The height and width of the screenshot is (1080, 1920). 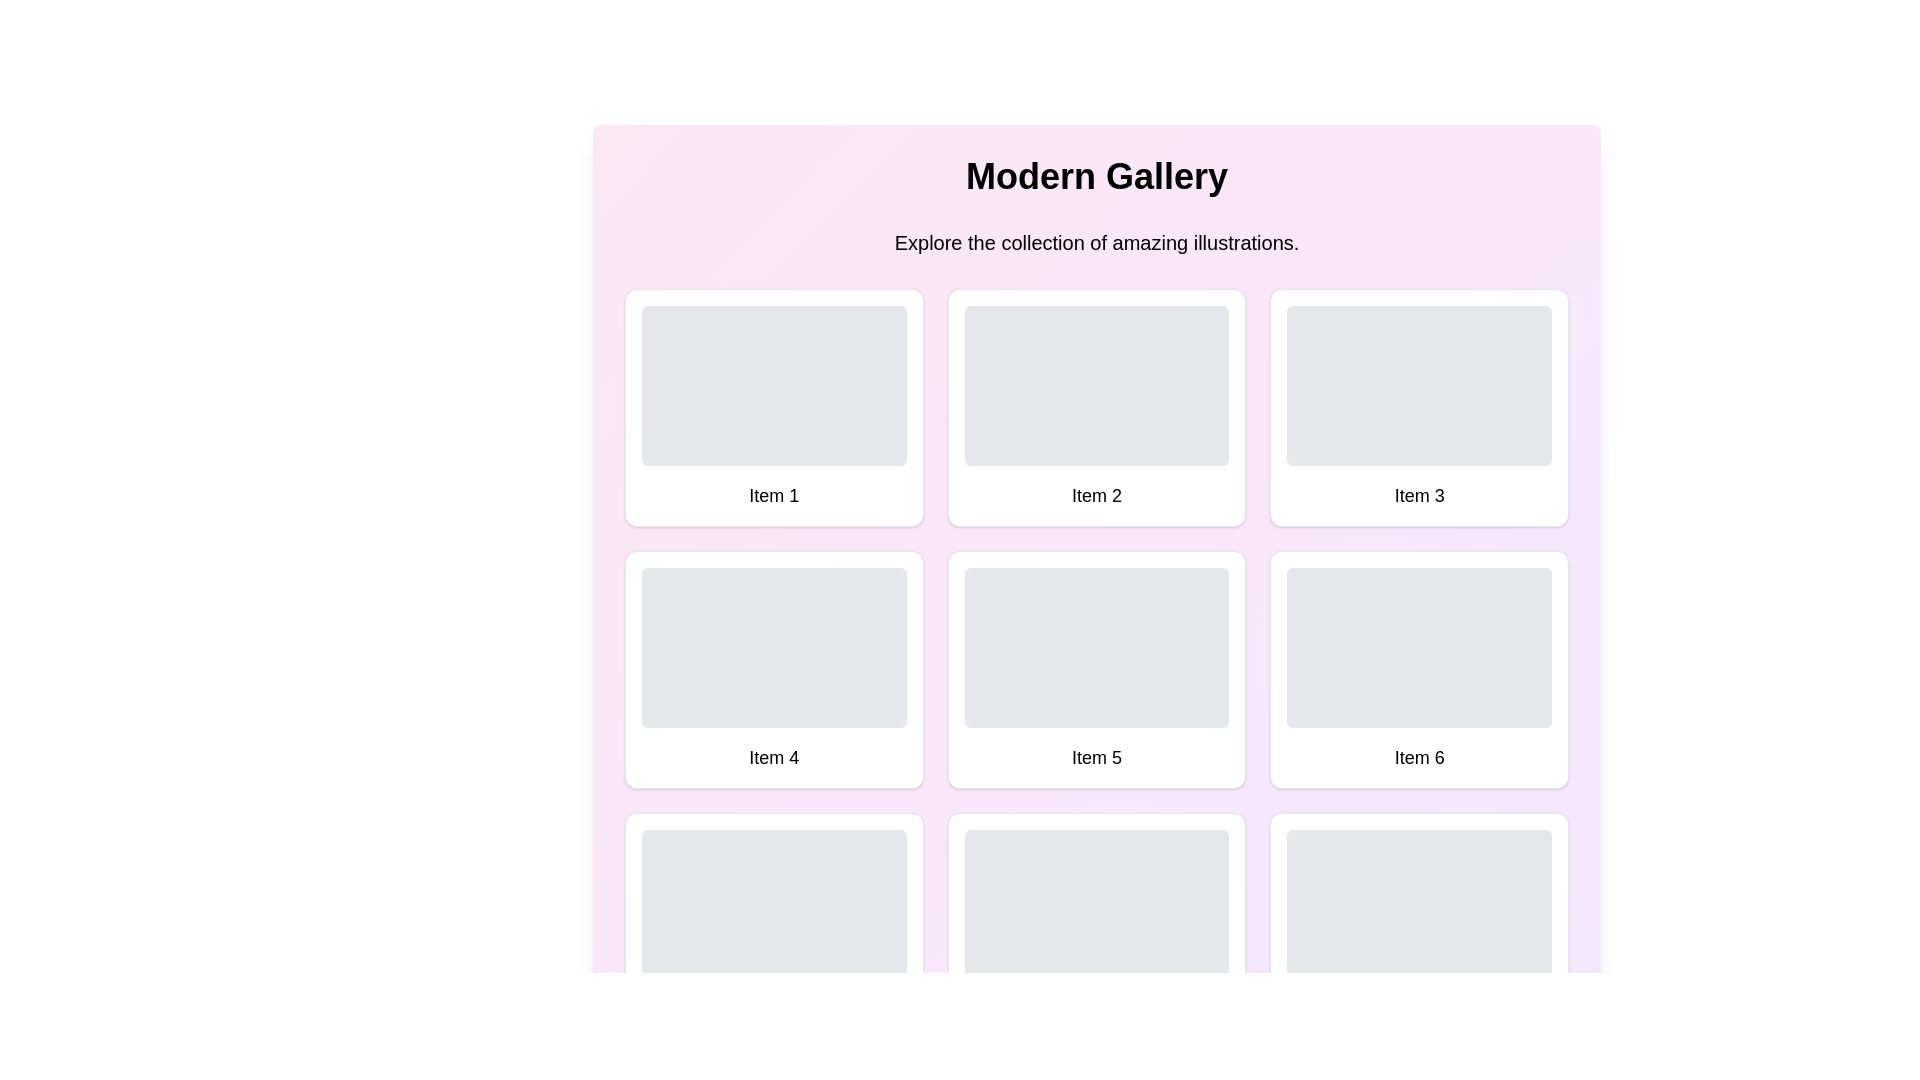 What do you see at coordinates (773, 758) in the screenshot?
I see `the text label displaying 'Item 4' which is styled with bold font and centered alignment, located in the second row, first column of the grid` at bounding box center [773, 758].